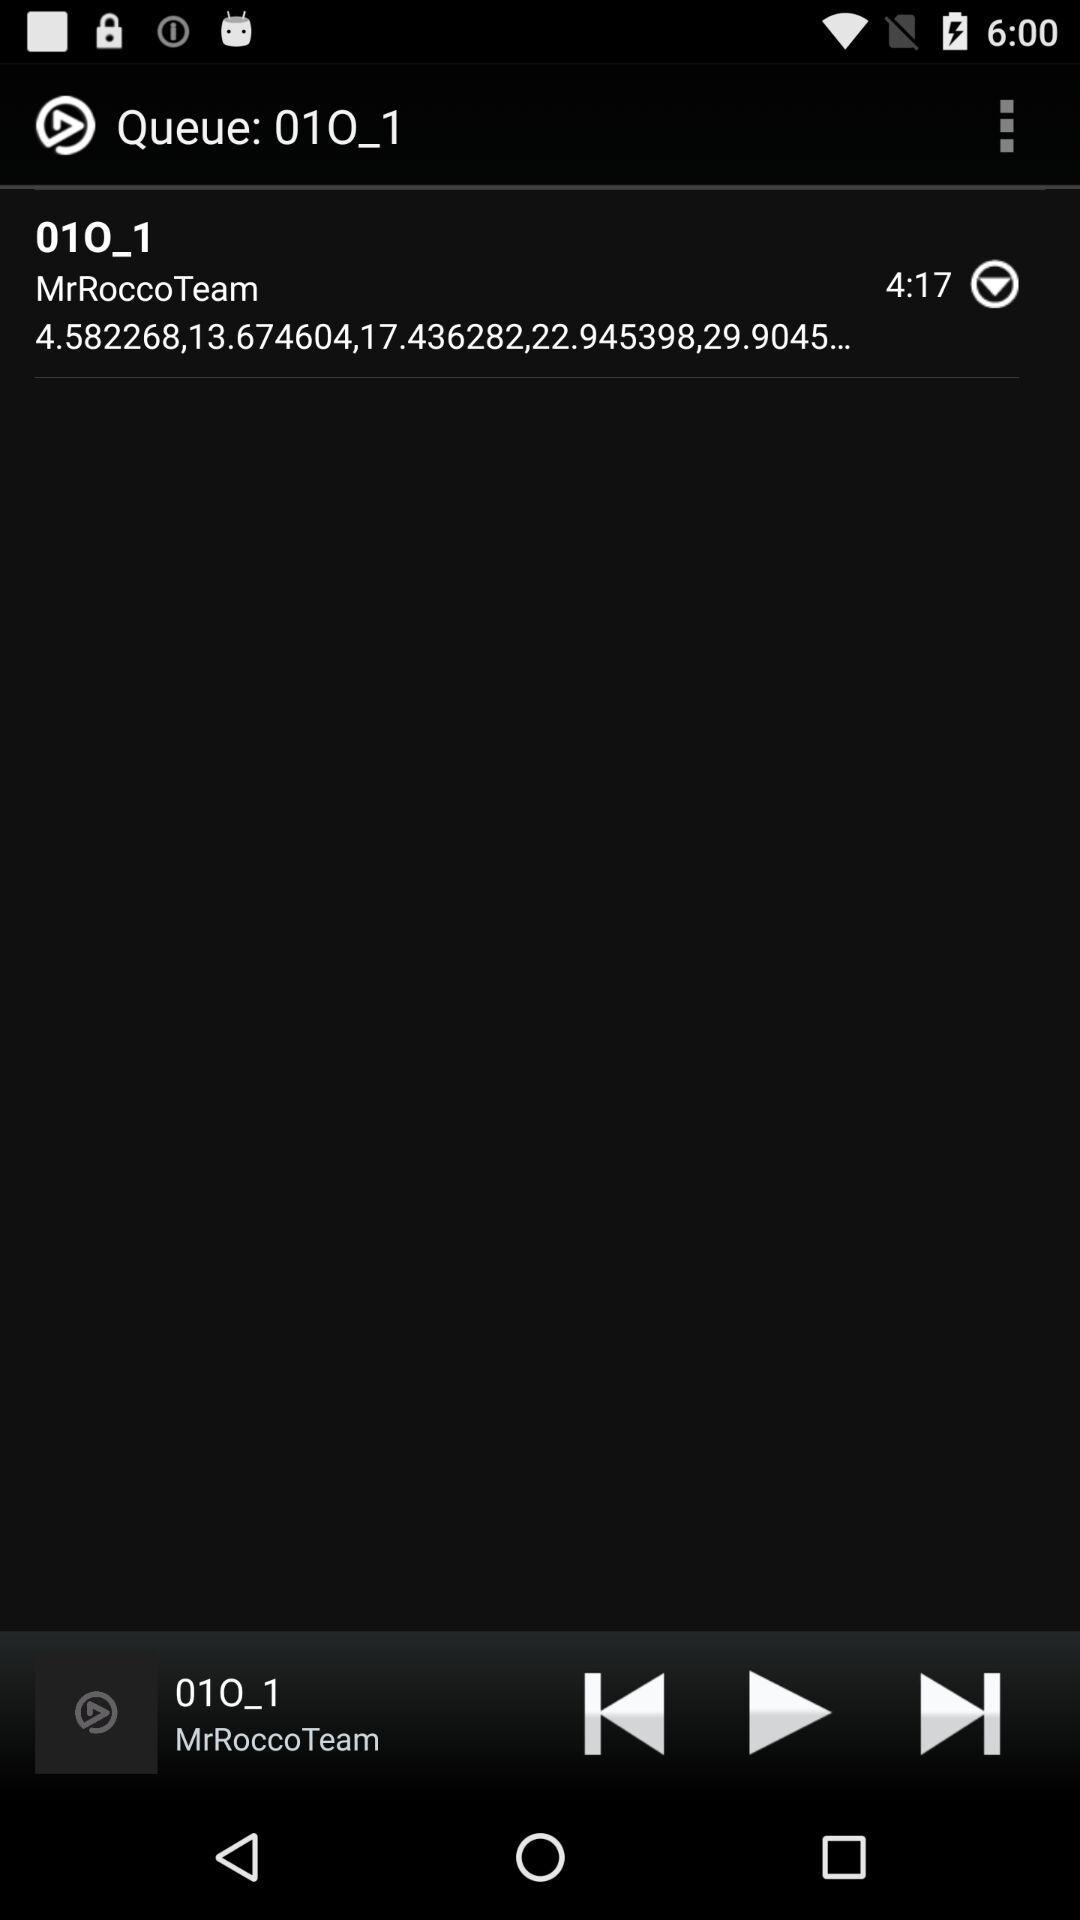 This screenshot has height=1920, width=1080. What do you see at coordinates (623, 1711) in the screenshot?
I see `rewind` at bounding box center [623, 1711].